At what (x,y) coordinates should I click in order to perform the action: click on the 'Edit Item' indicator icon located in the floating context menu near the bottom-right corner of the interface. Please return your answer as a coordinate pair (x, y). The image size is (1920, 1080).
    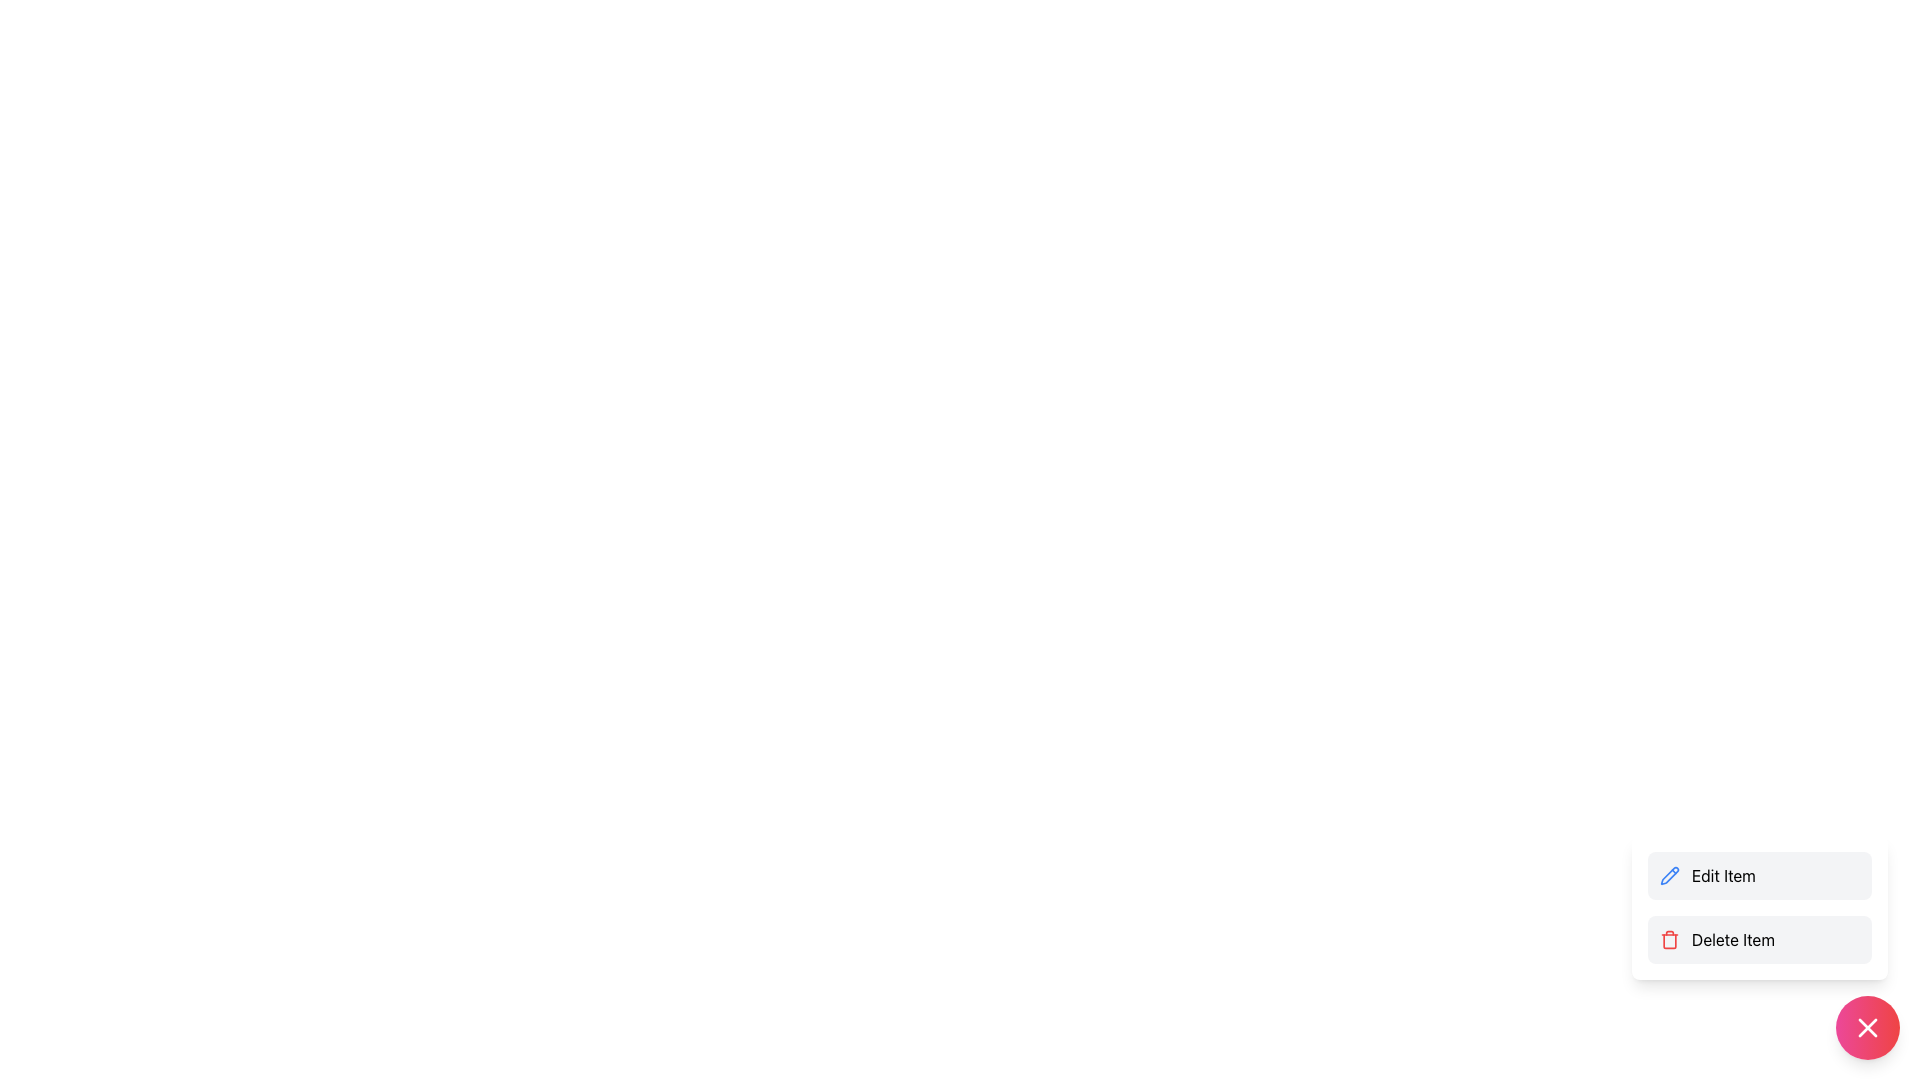
    Looking at the image, I should click on (1670, 874).